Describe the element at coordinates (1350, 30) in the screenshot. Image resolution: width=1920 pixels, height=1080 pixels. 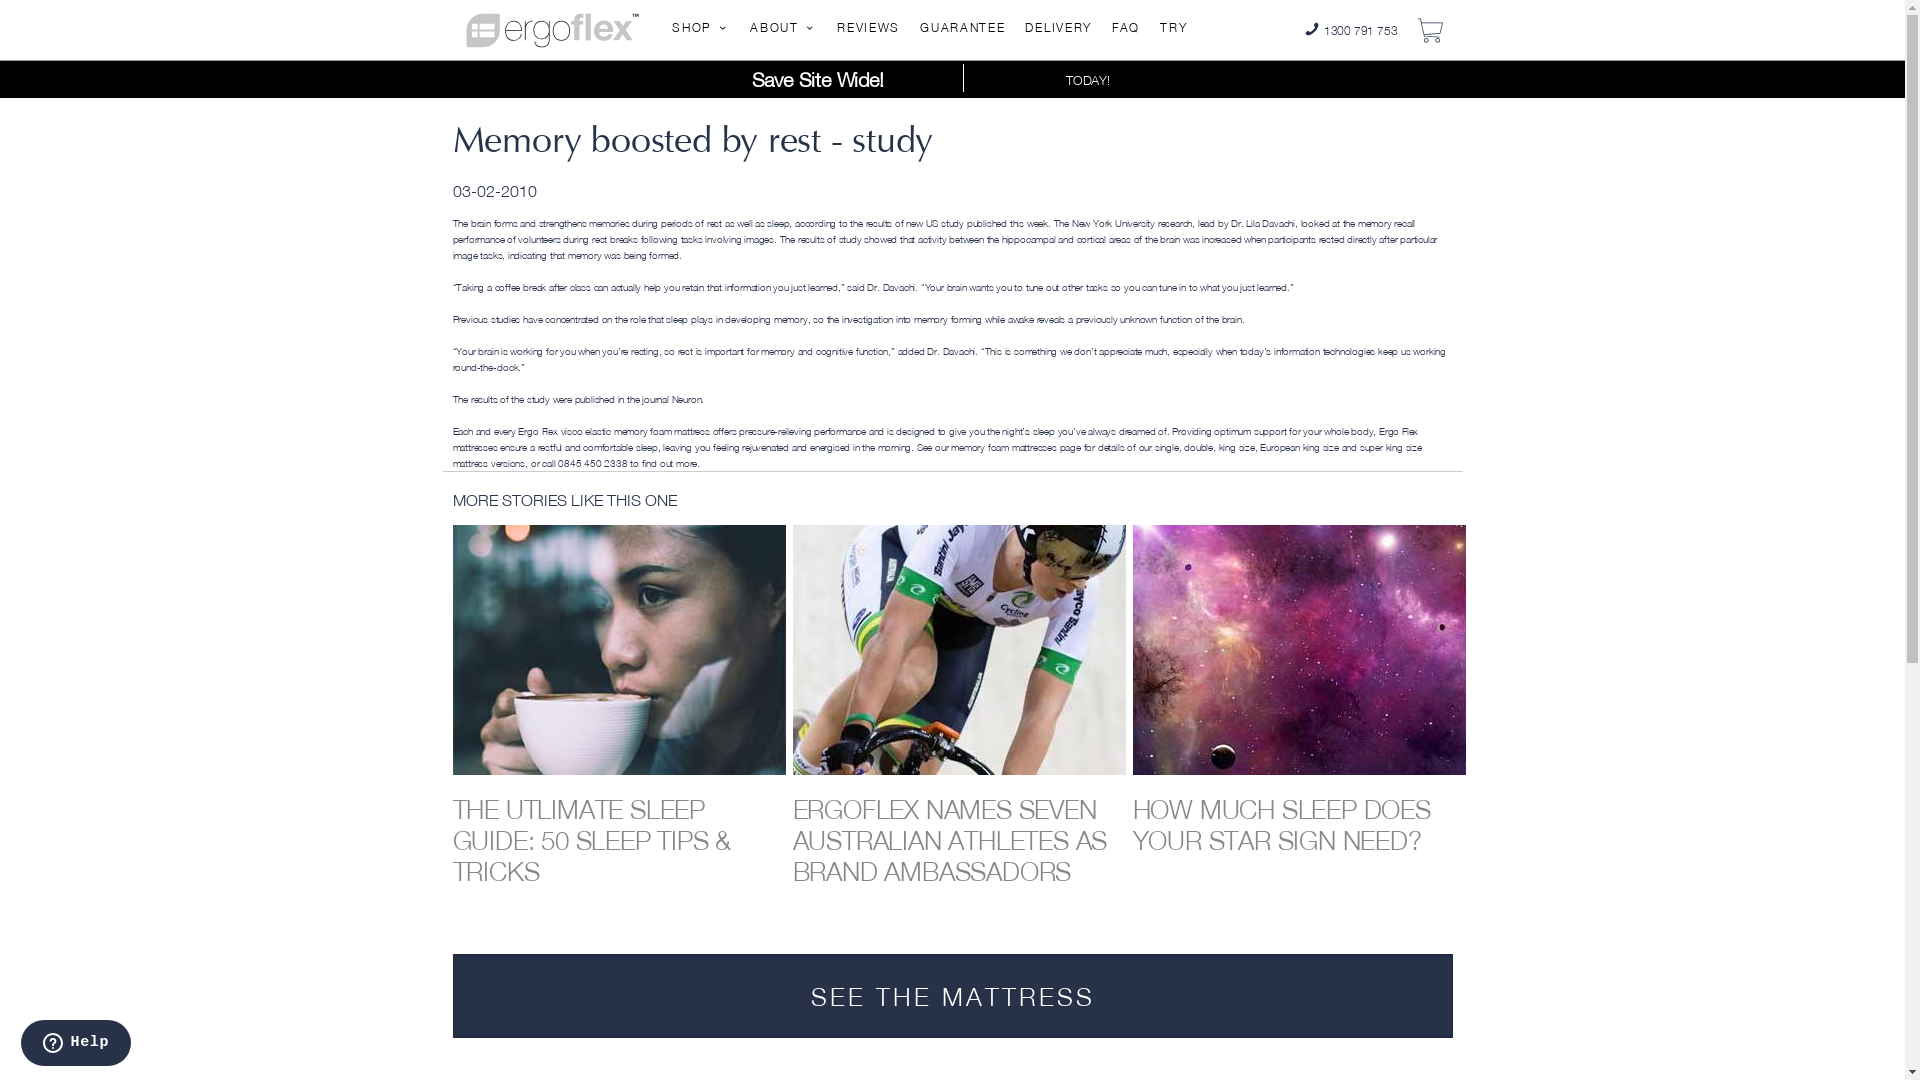
I see `'1300 791 753'` at that location.